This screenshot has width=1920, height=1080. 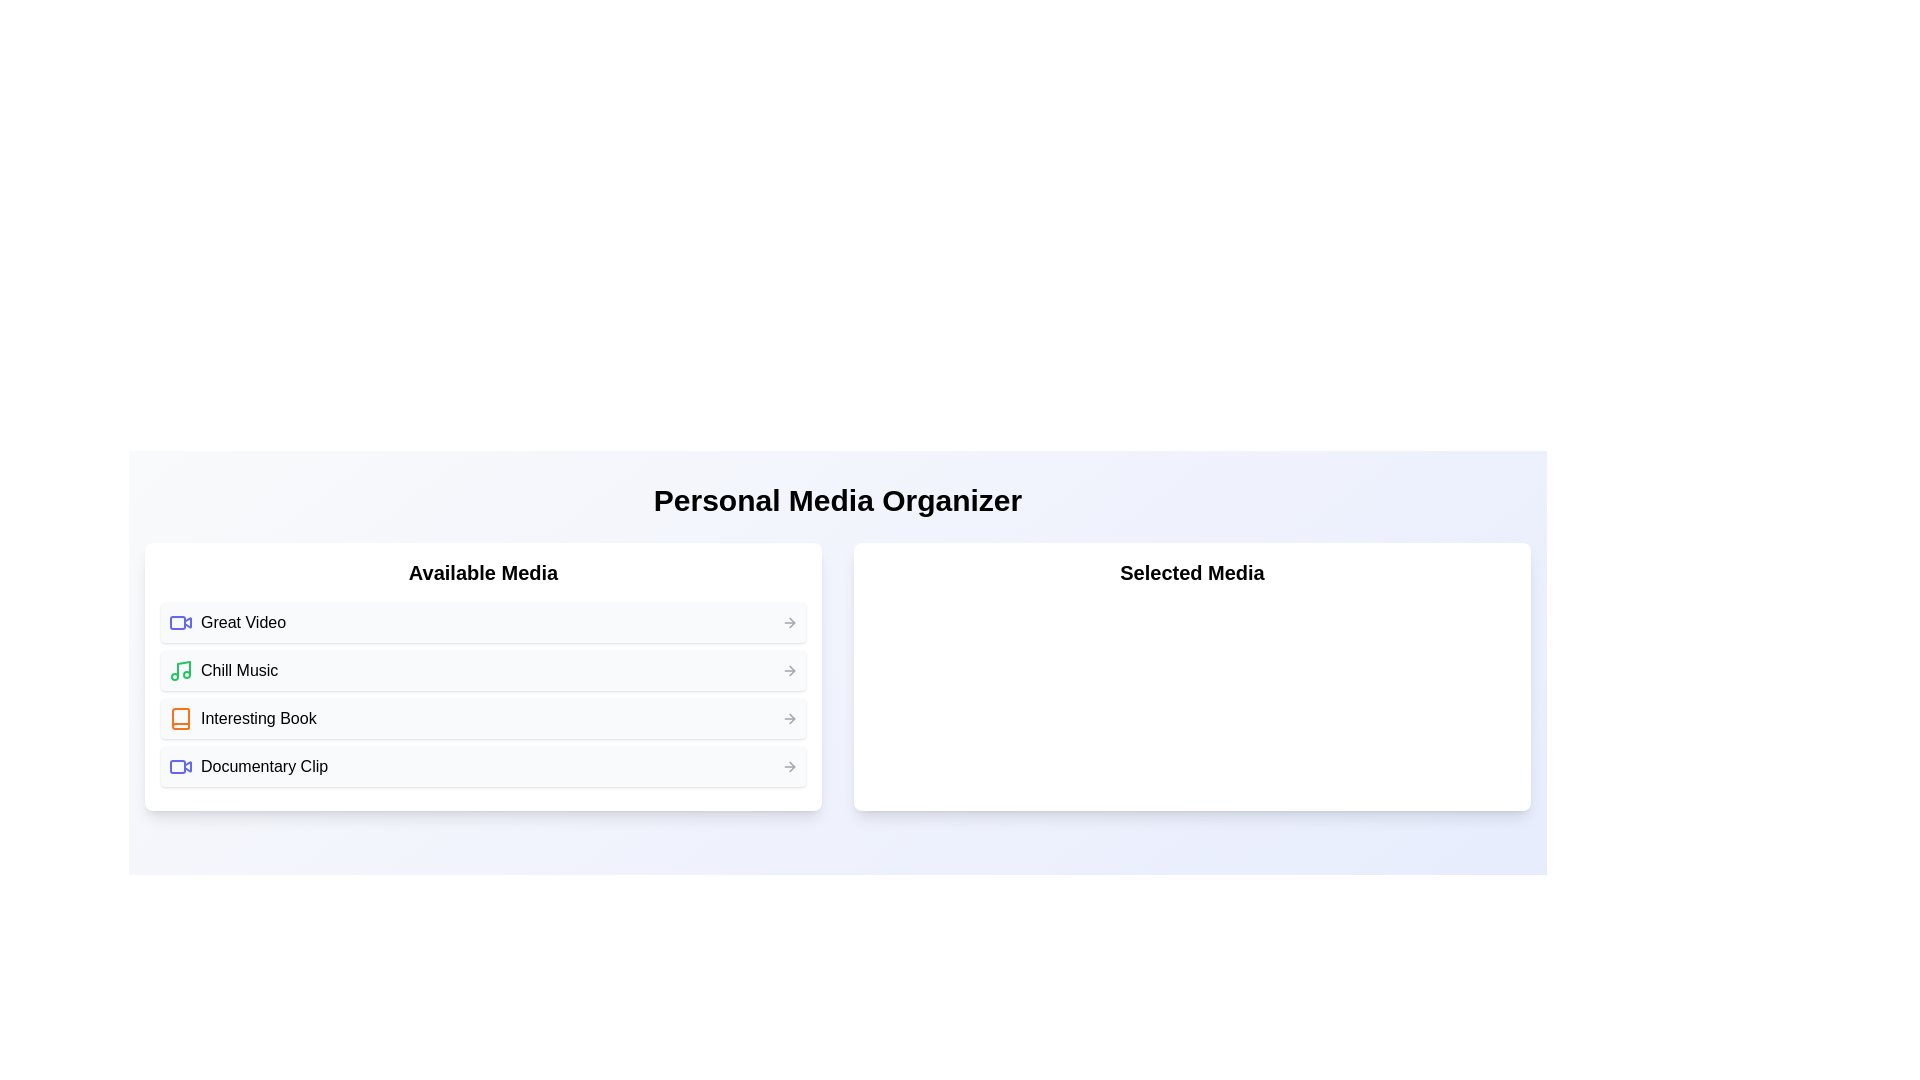 I want to click on the list item labeled 'Interesting Book' with an orange book icon, which is the third entry in the 'Available Media' list, so click(x=241, y=717).